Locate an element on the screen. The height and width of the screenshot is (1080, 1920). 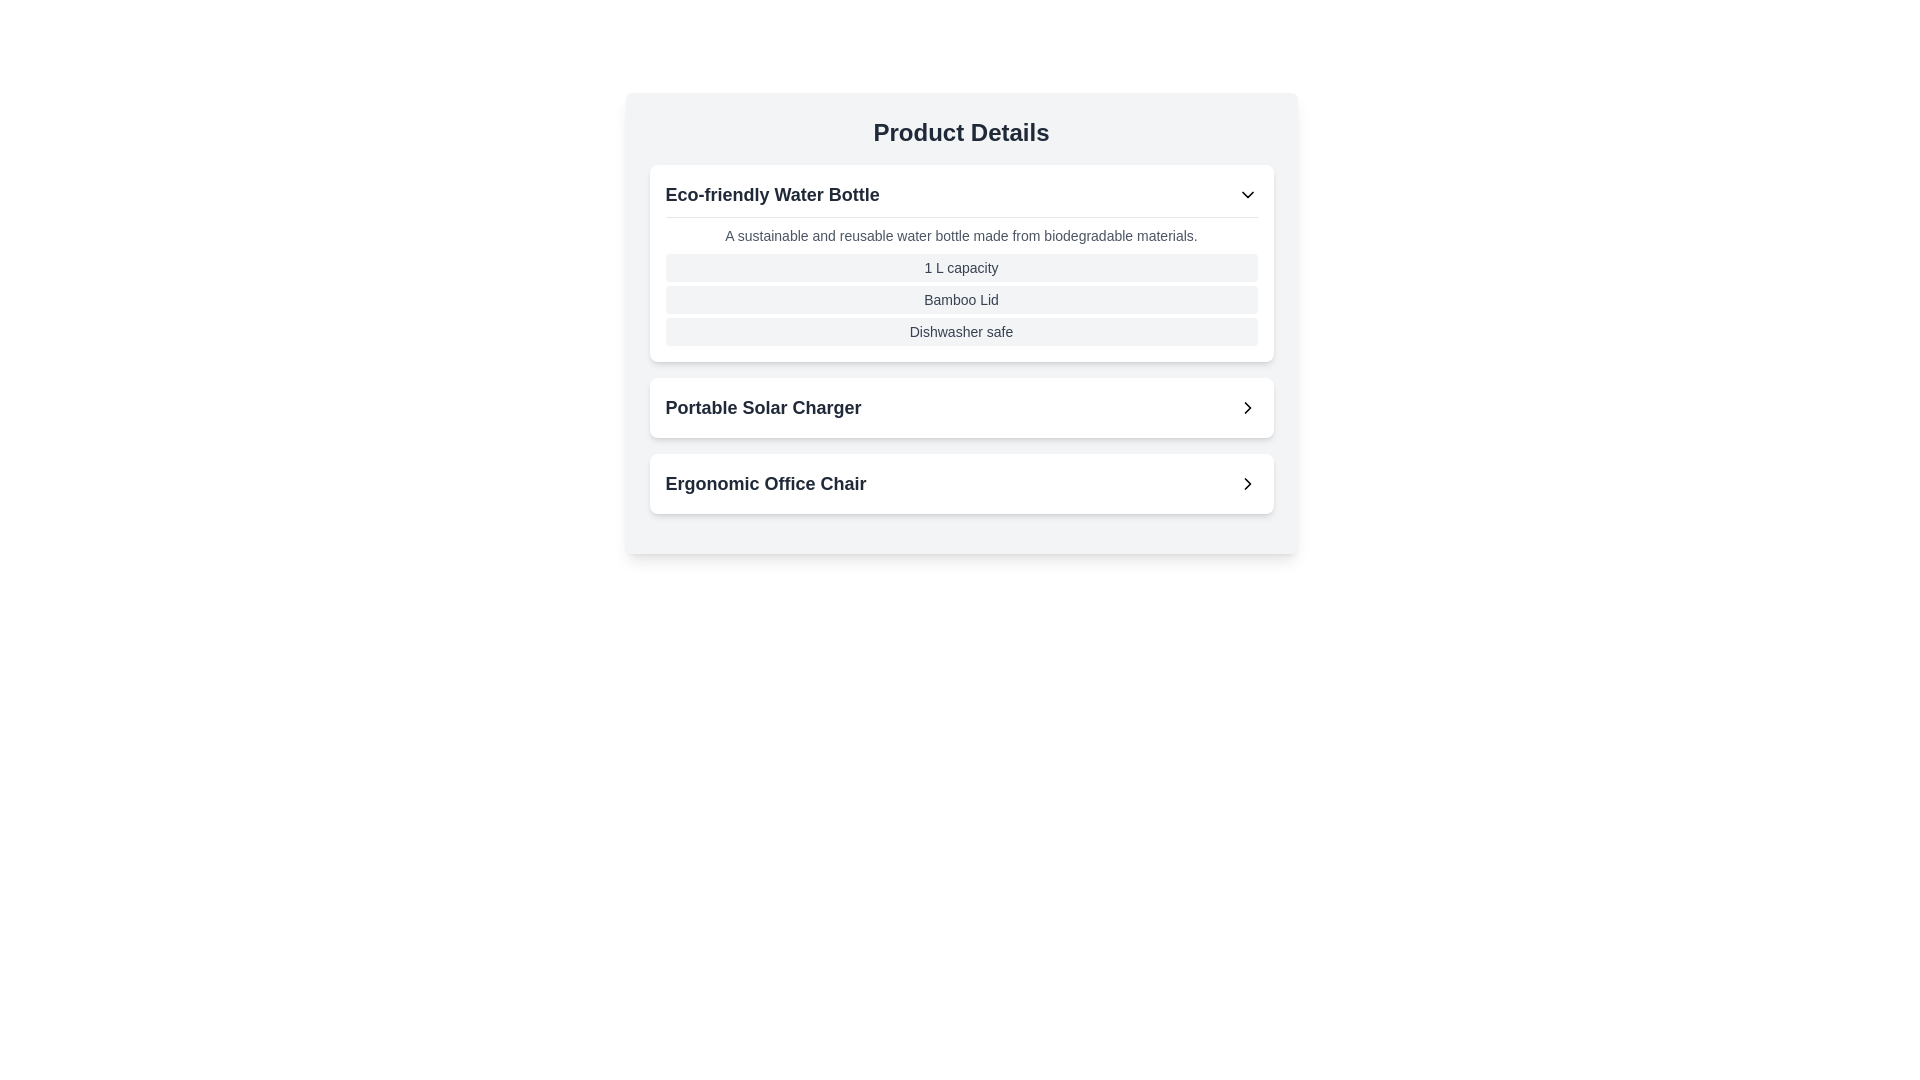
the navigational arrow icon within the SVG graphic that leads to more details about the 'Ergonomic Office Chair', located in the right section of the third row of products is located at coordinates (1246, 483).